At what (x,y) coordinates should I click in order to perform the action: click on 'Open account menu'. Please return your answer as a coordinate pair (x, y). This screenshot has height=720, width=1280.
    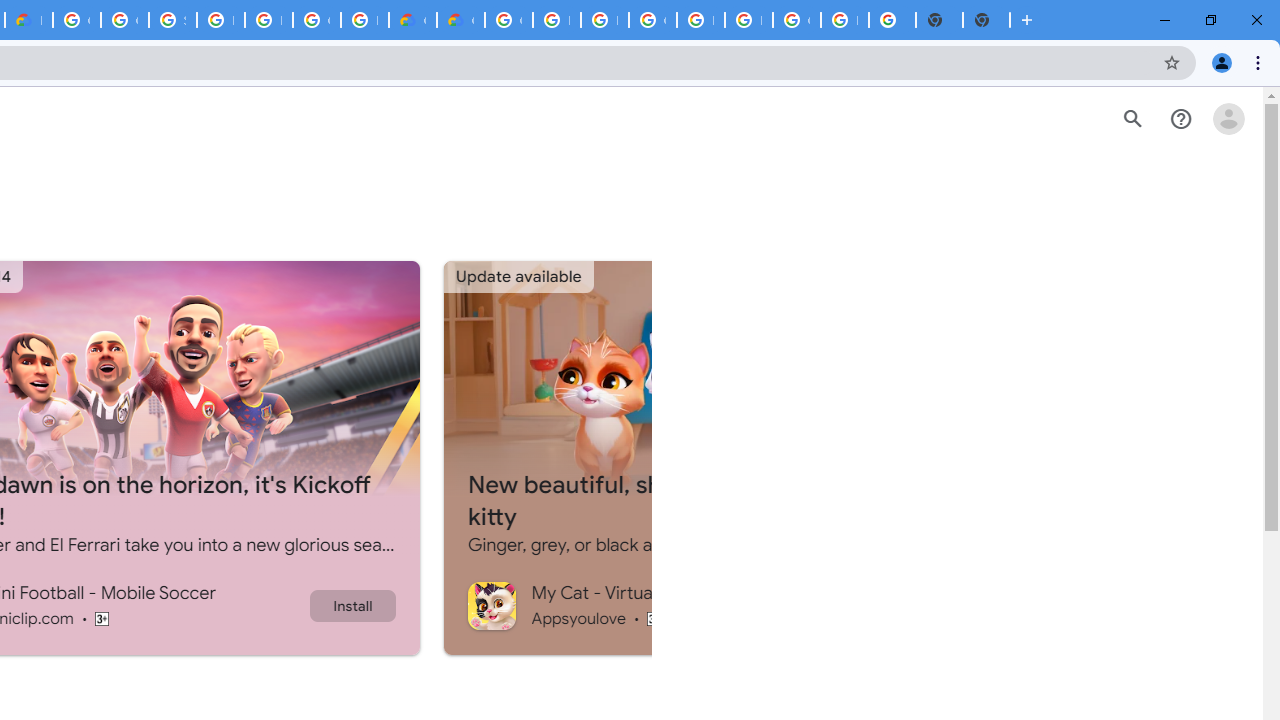
    Looking at the image, I should click on (1227, 119).